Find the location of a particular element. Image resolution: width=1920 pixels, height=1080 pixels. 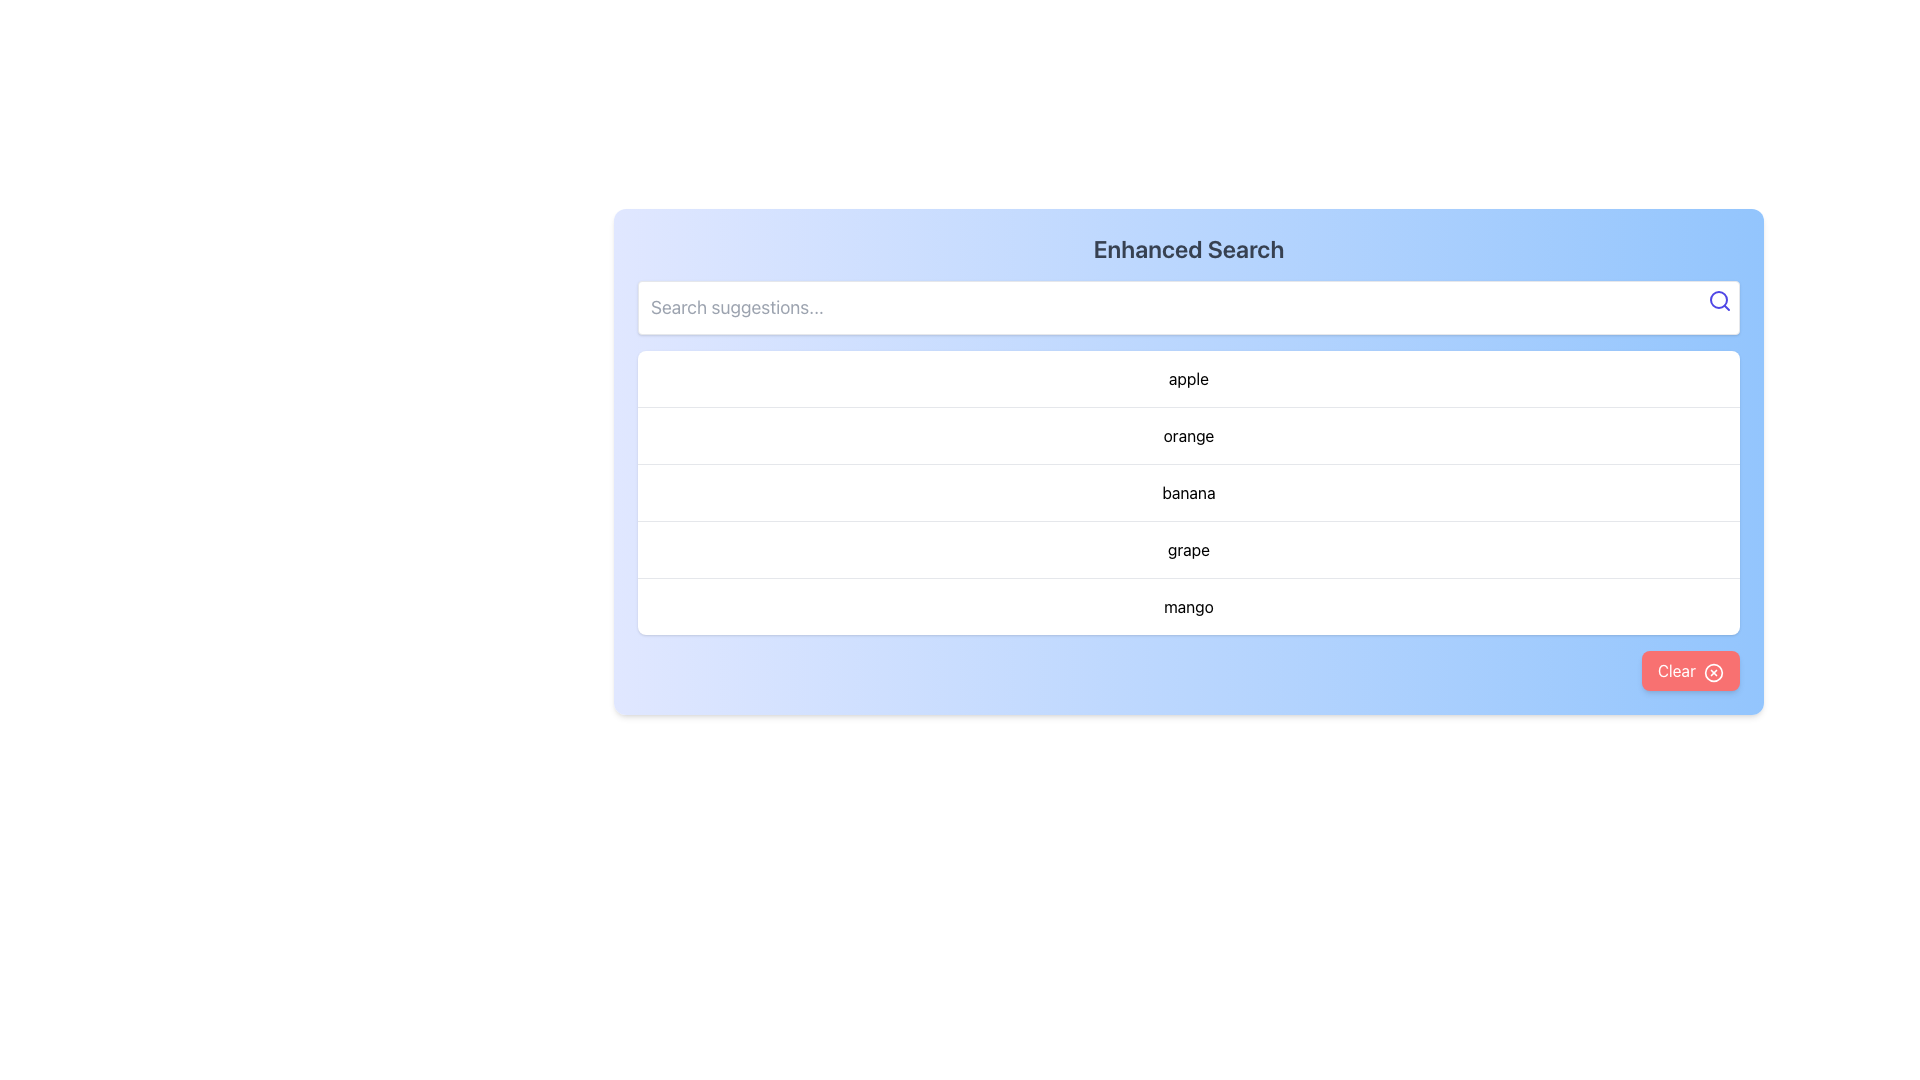

the first clickable list item displaying the text 'apple' is located at coordinates (1189, 378).